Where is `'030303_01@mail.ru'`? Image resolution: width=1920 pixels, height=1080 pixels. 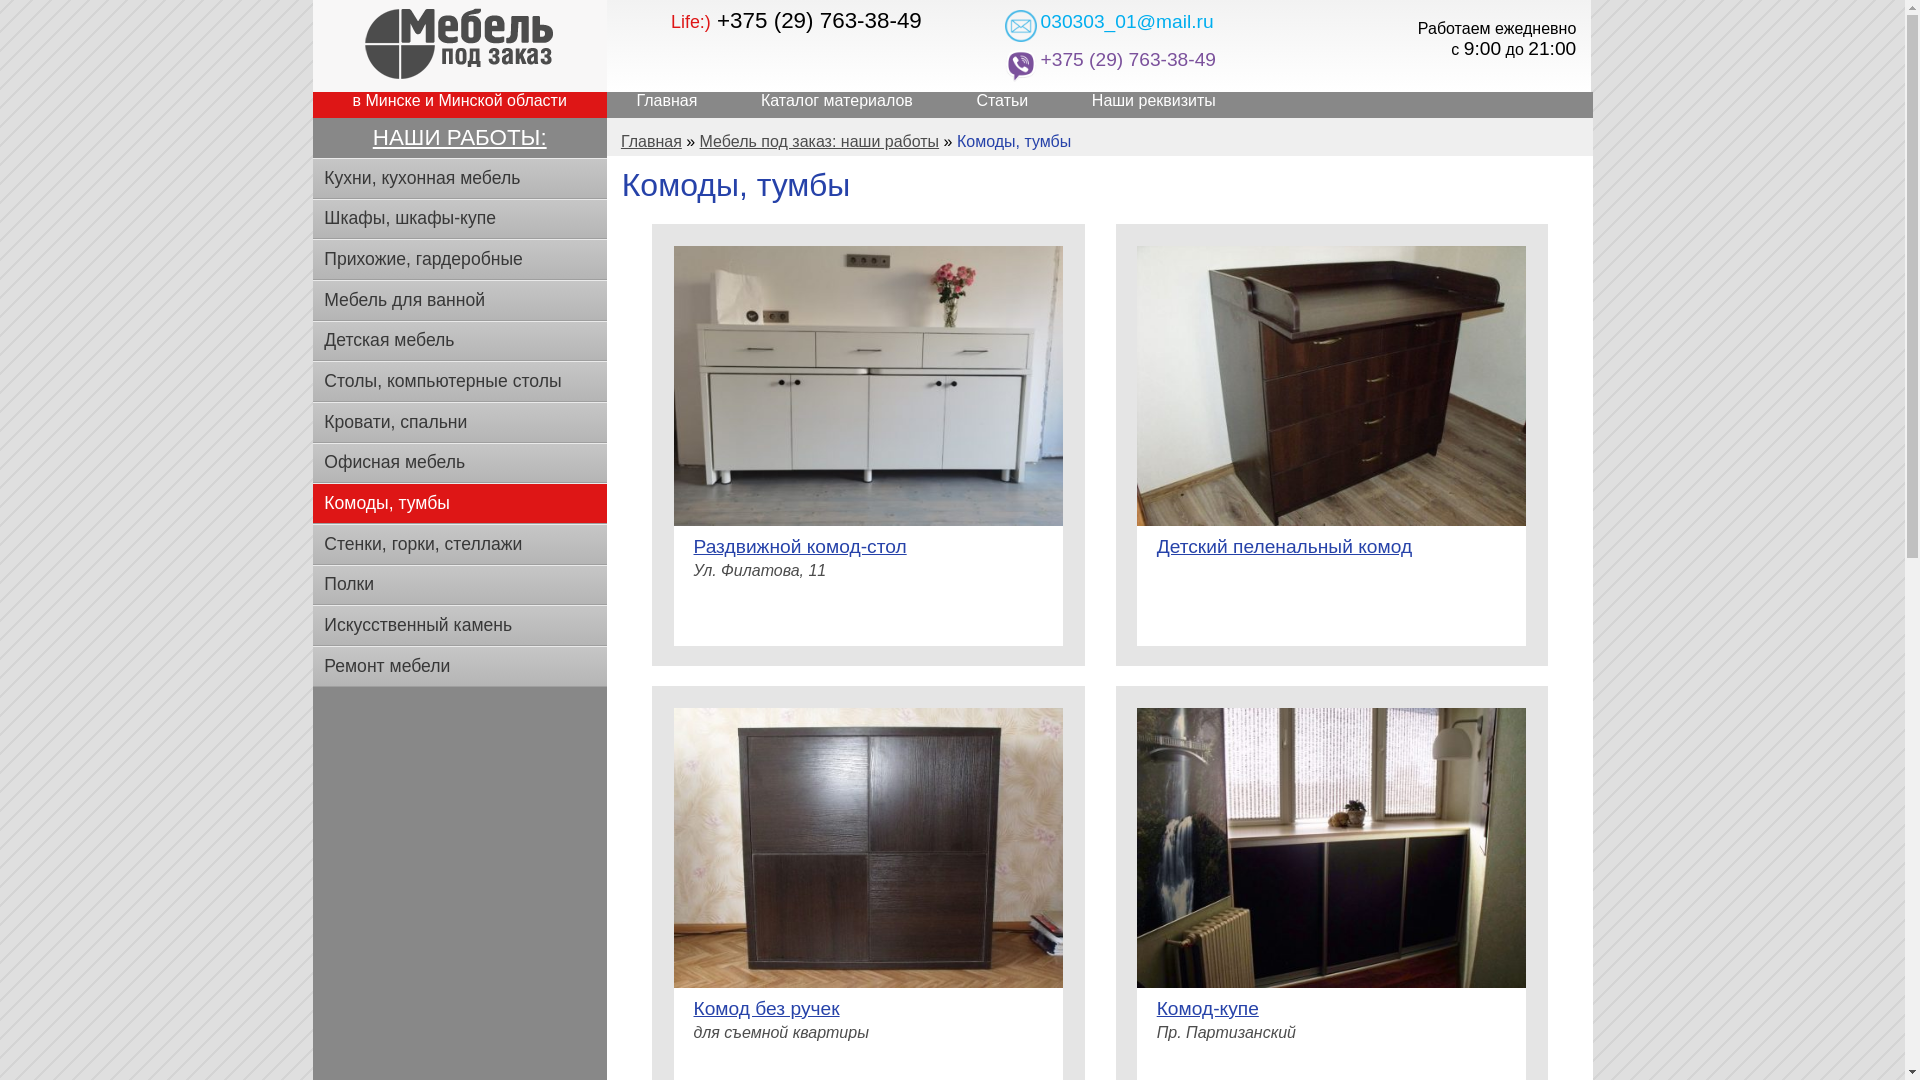 '030303_01@mail.ru' is located at coordinates (1127, 21).